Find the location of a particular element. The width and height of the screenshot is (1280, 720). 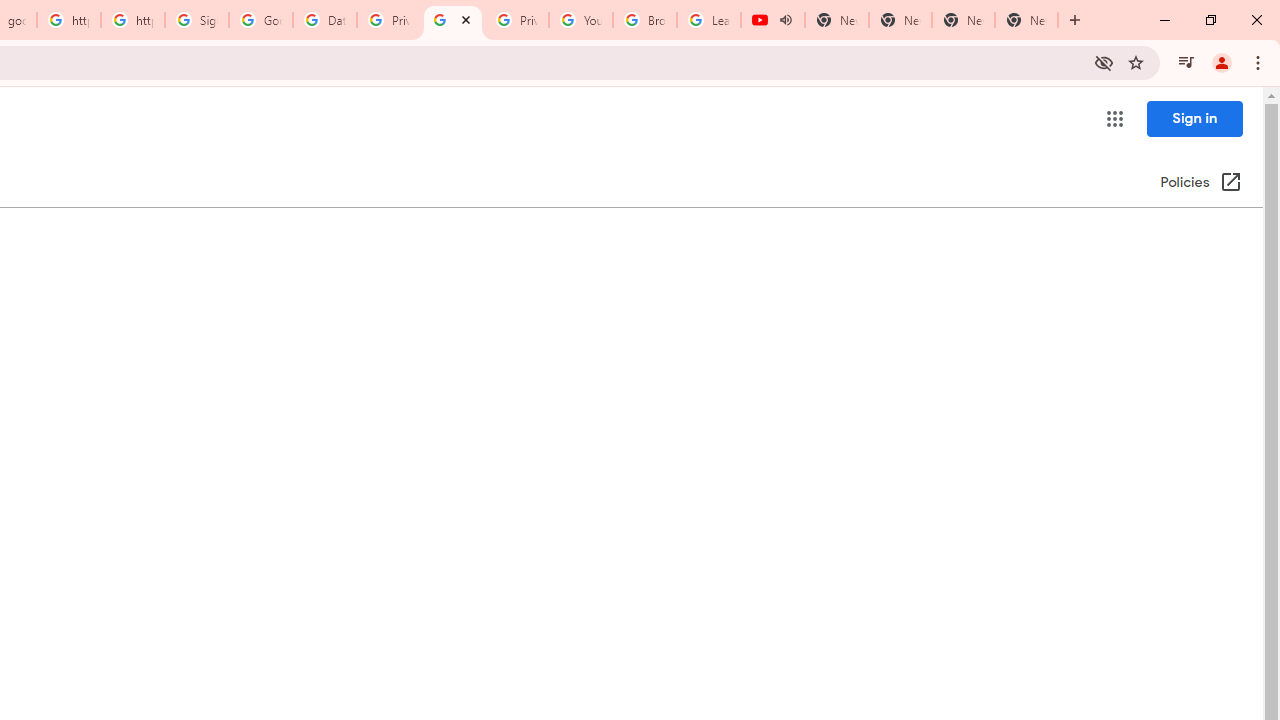

'Browse Chrome as a guest - Computer - Google Chrome Help' is located at coordinates (645, 20).